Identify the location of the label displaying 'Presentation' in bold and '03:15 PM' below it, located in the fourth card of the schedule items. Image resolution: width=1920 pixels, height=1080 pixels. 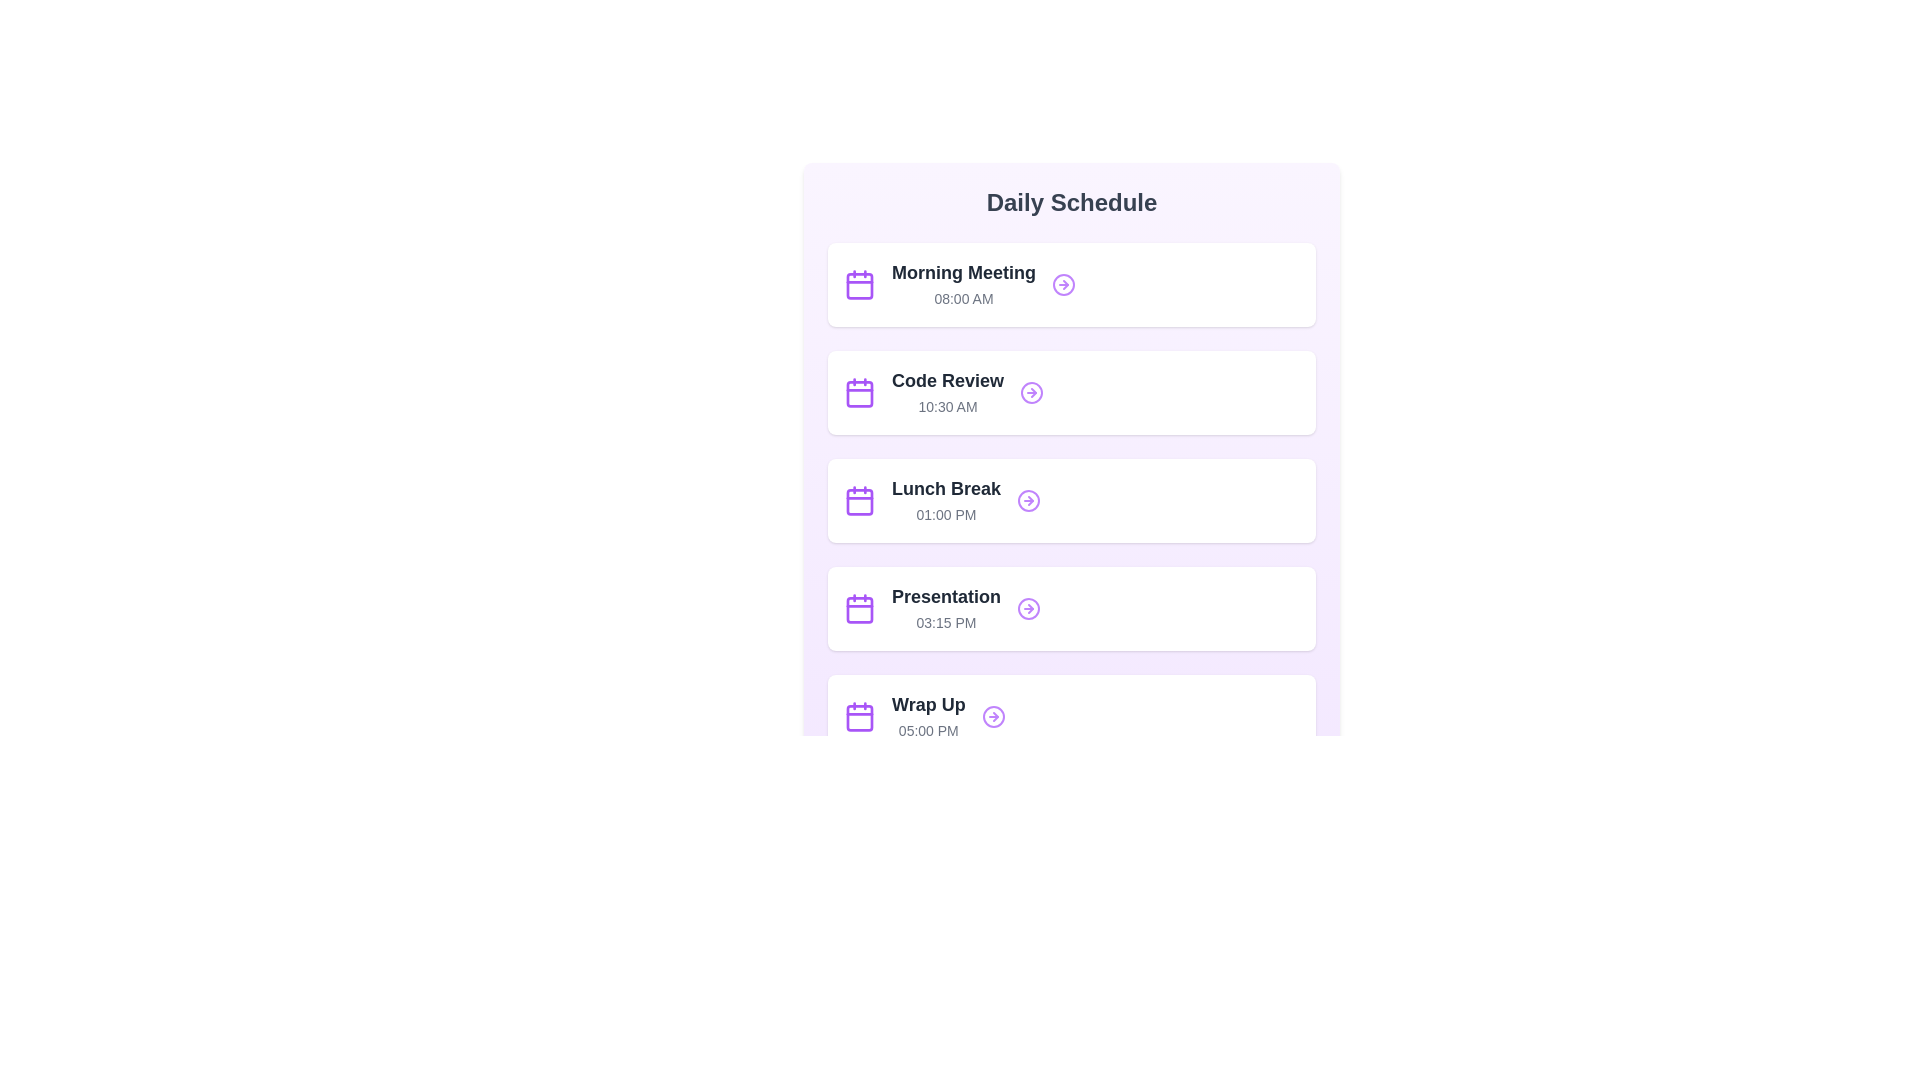
(945, 608).